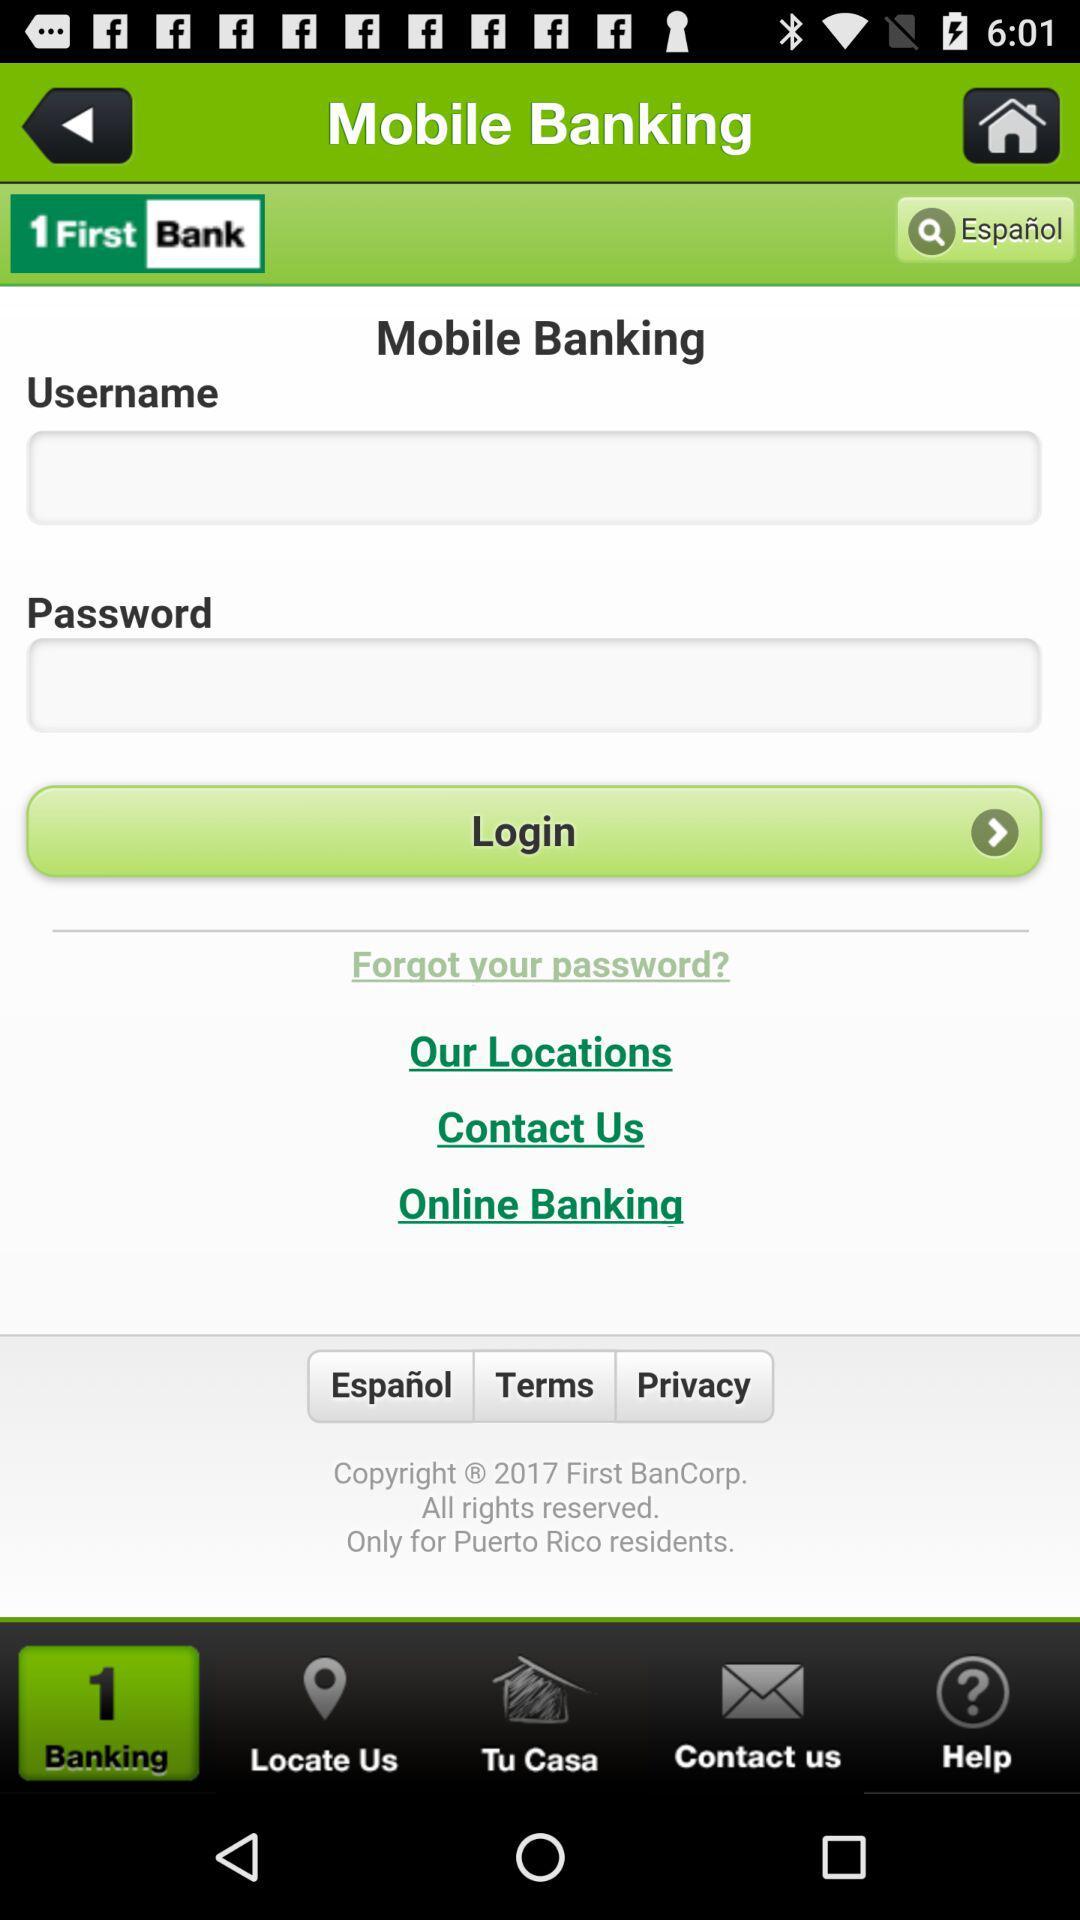 Image resolution: width=1080 pixels, height=1920 pixels. Describe the element at coordinates (971, 1828) in the screenshot. I see `the help icon` at that location.